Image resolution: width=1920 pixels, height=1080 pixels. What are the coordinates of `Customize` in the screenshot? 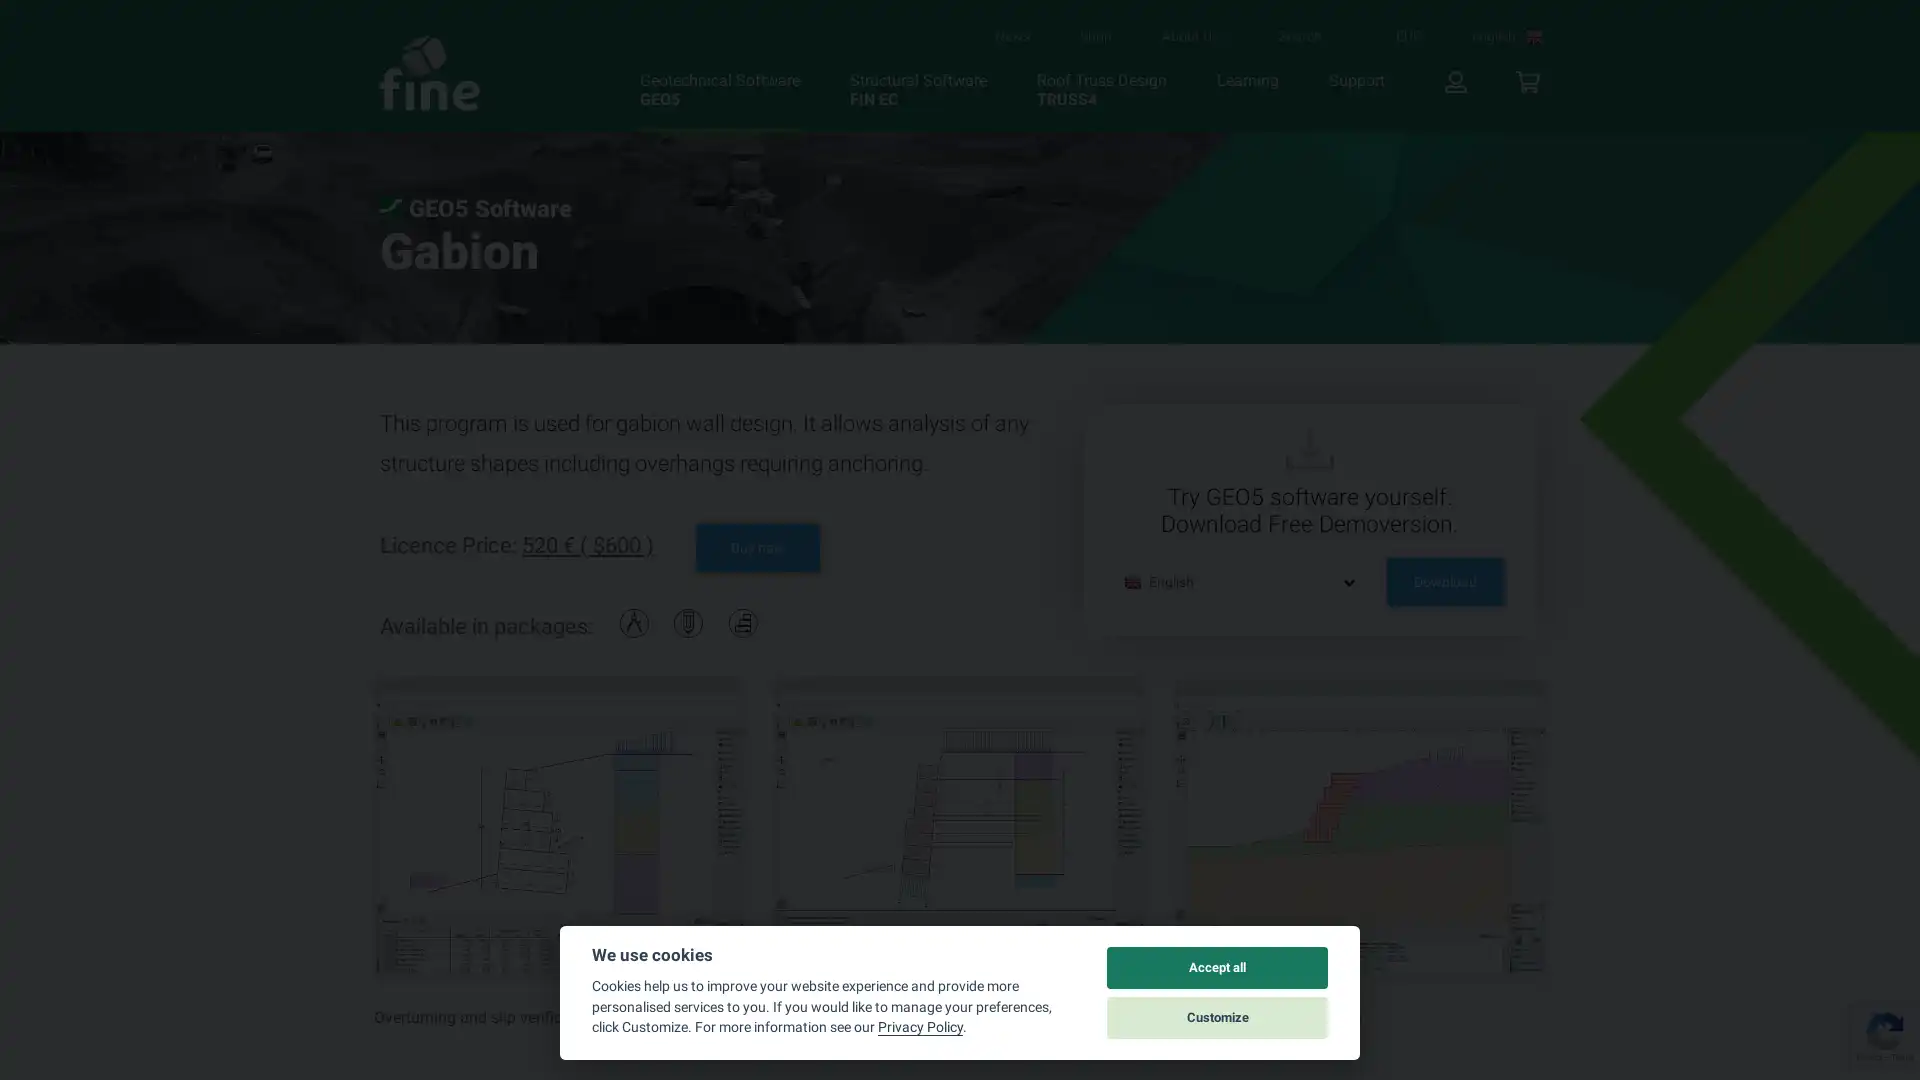 It's located at (1216, 1018).